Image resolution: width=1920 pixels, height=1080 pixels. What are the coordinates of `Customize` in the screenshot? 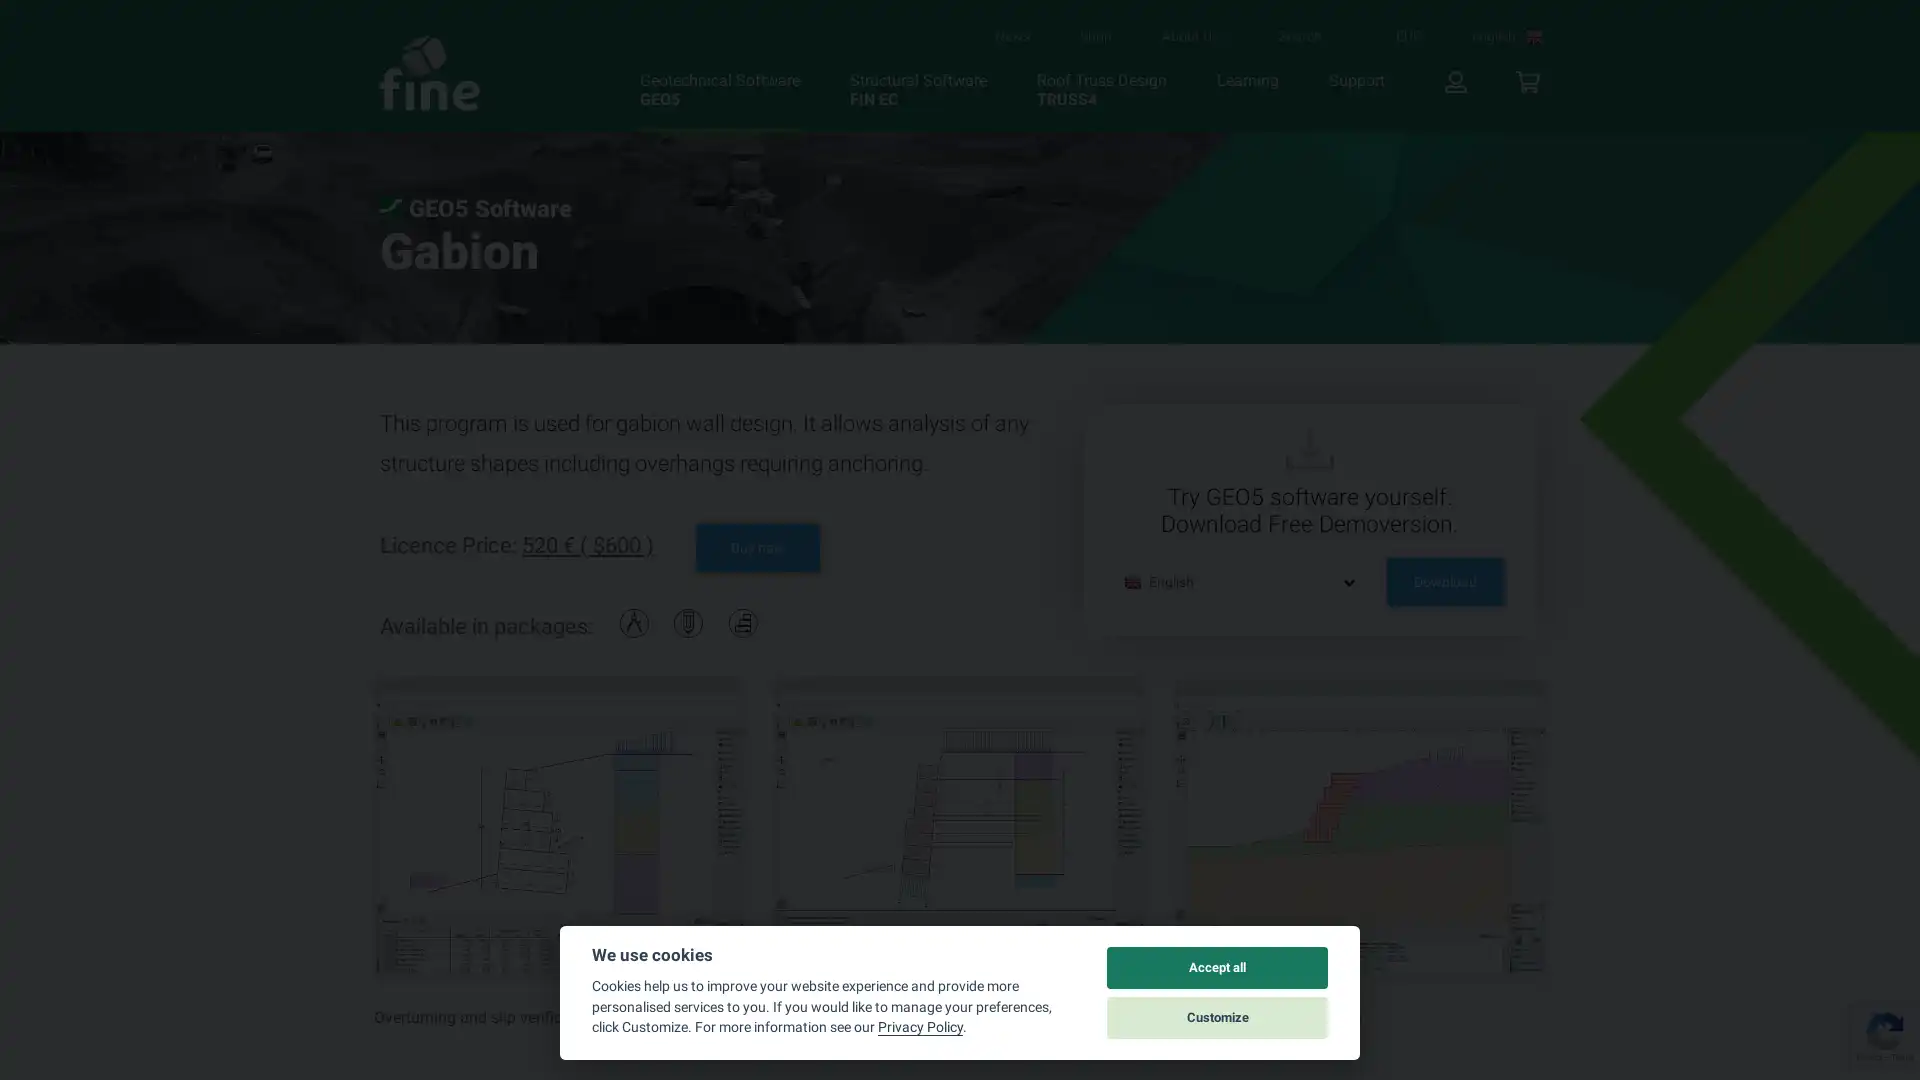 It's located at (1216, 1018).